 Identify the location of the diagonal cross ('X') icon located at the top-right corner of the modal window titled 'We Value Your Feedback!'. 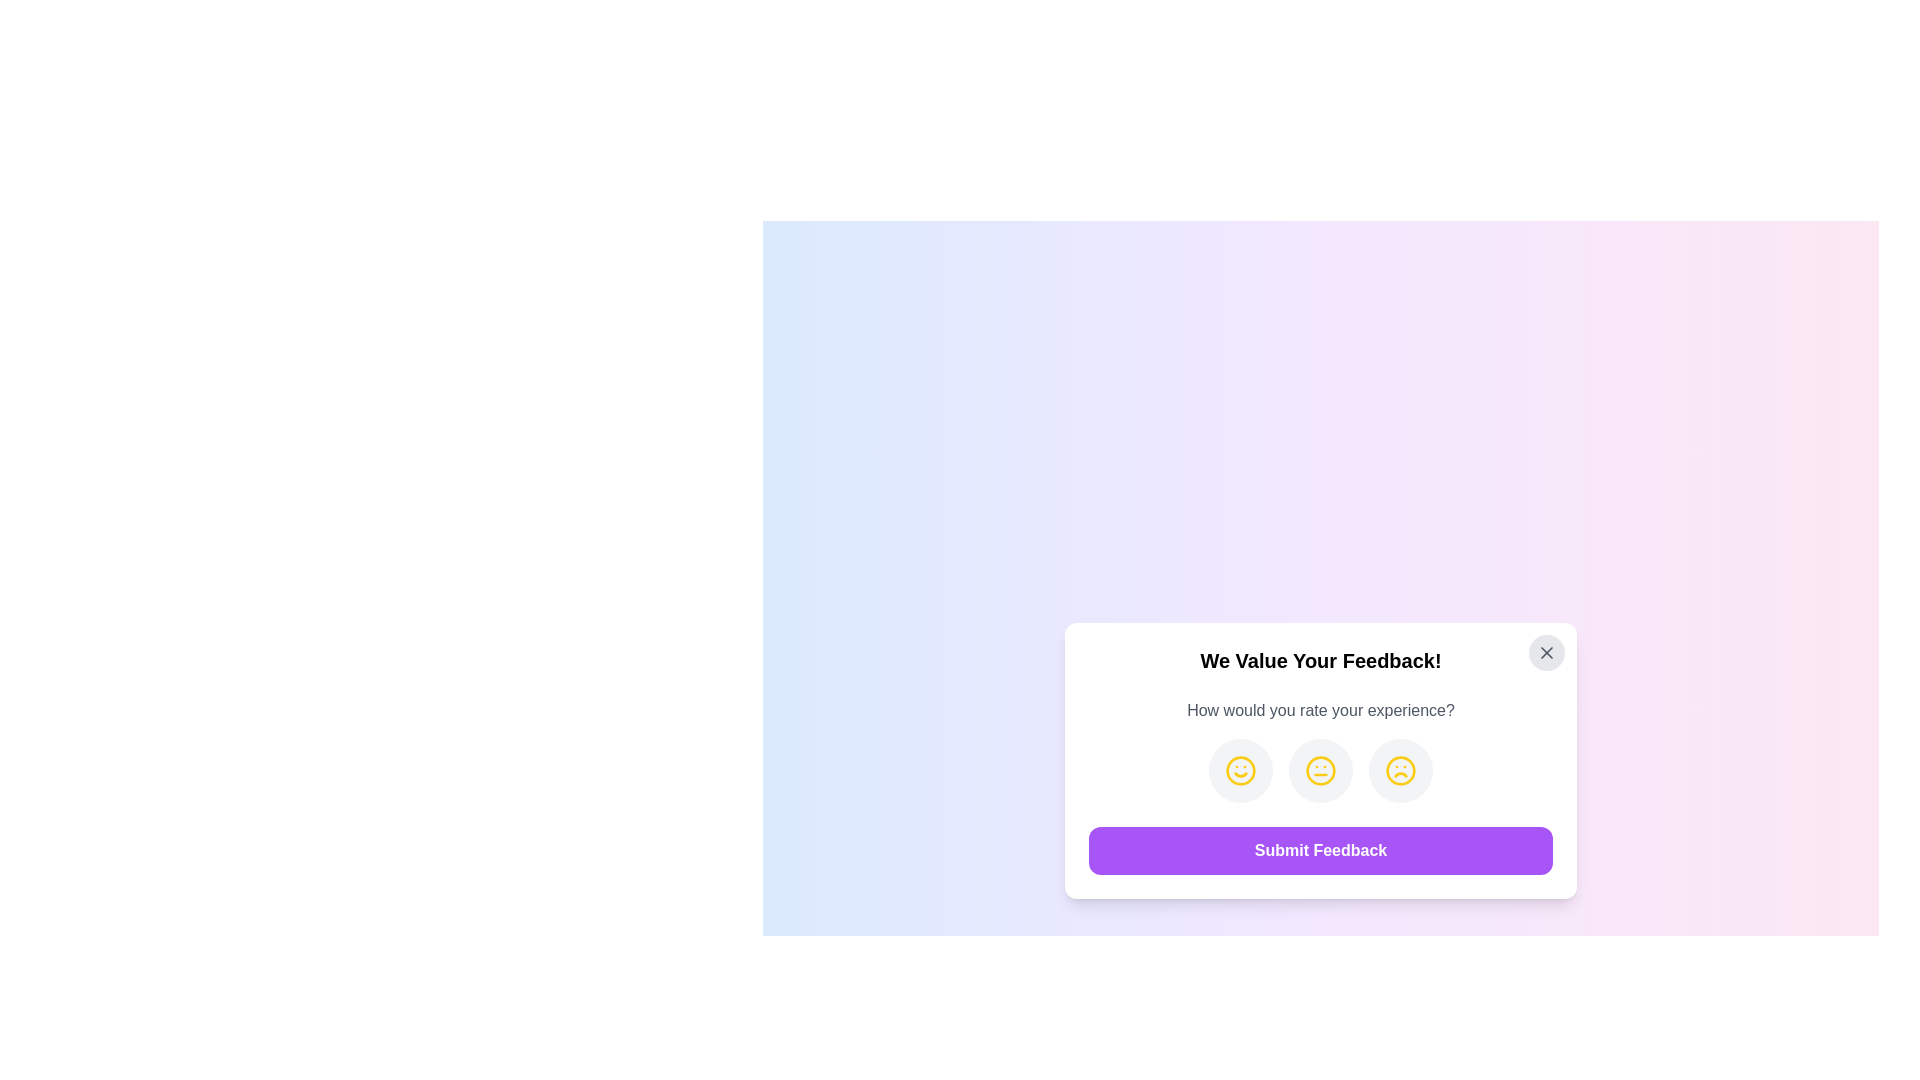
(1545, 652).